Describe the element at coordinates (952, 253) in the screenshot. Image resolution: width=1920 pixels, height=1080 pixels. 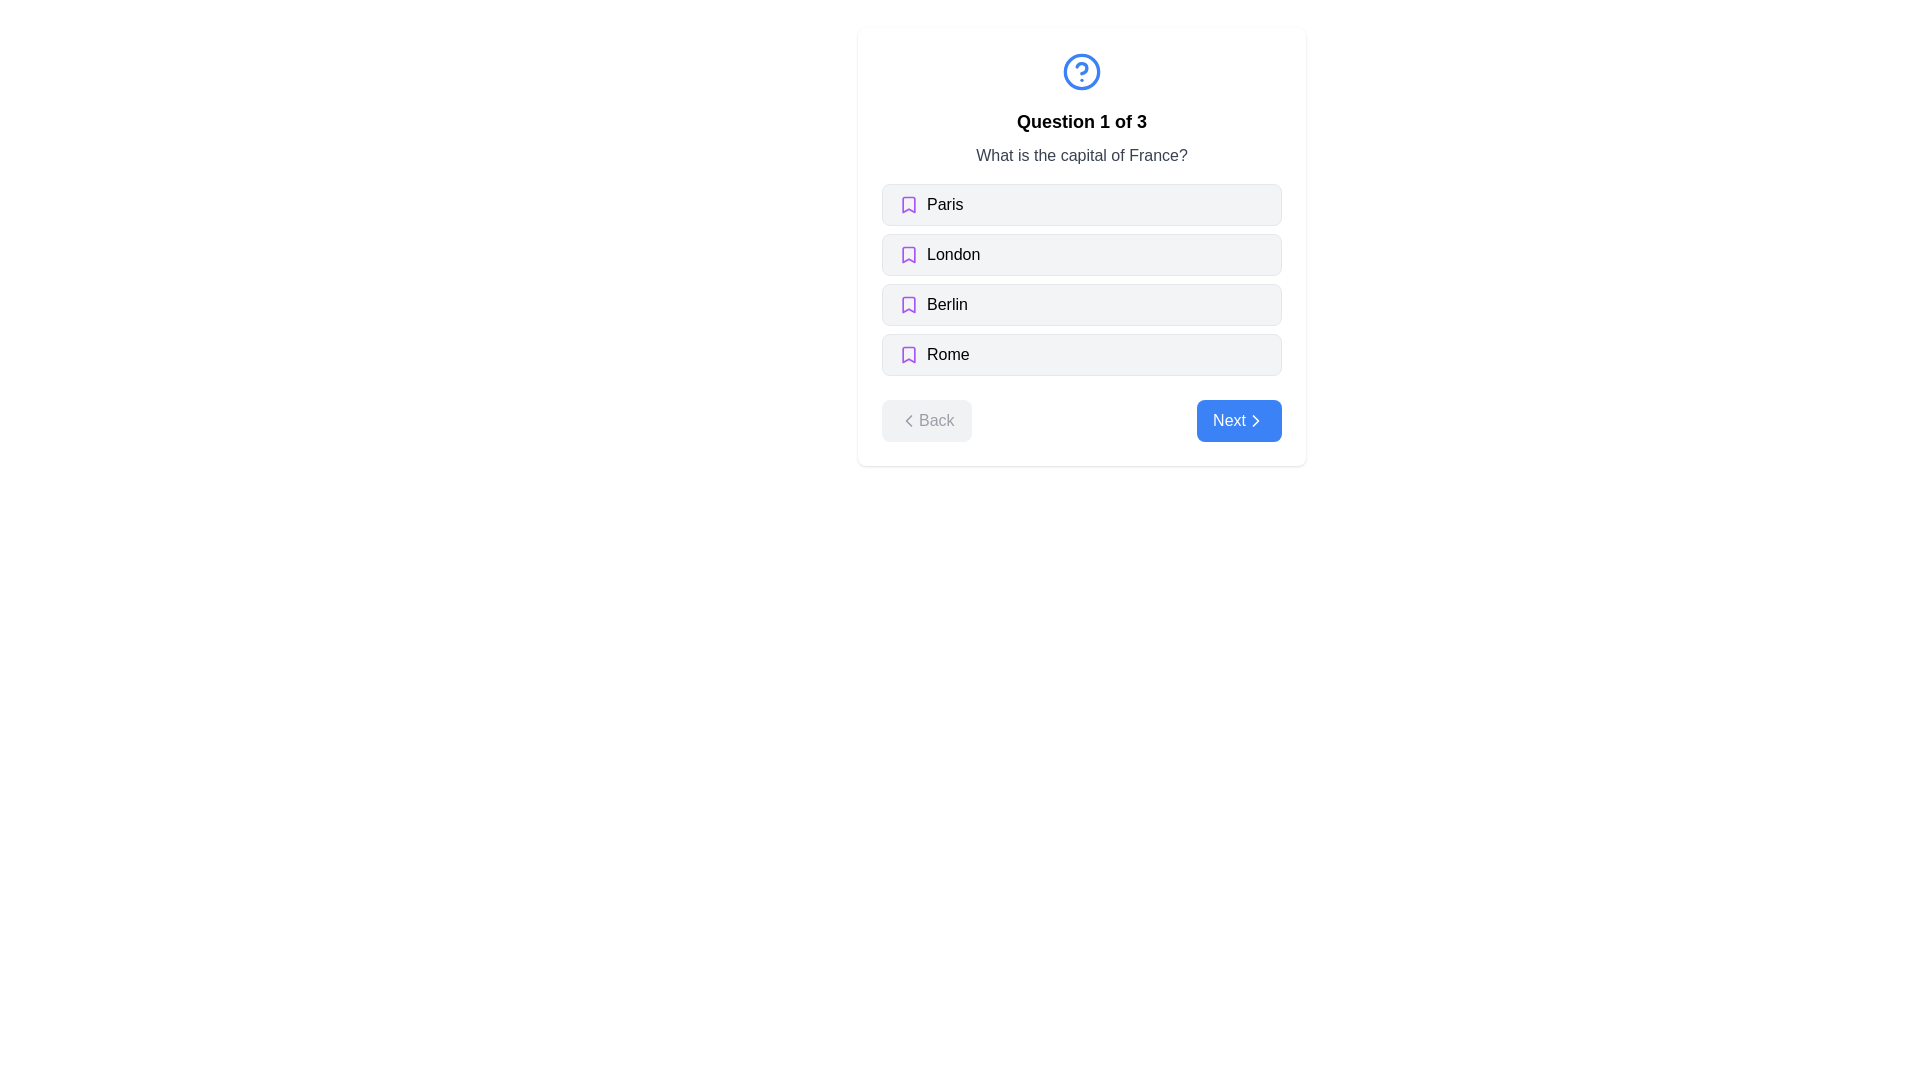
I see `the 'London' text label in the multiple-choice question interface` at that location.